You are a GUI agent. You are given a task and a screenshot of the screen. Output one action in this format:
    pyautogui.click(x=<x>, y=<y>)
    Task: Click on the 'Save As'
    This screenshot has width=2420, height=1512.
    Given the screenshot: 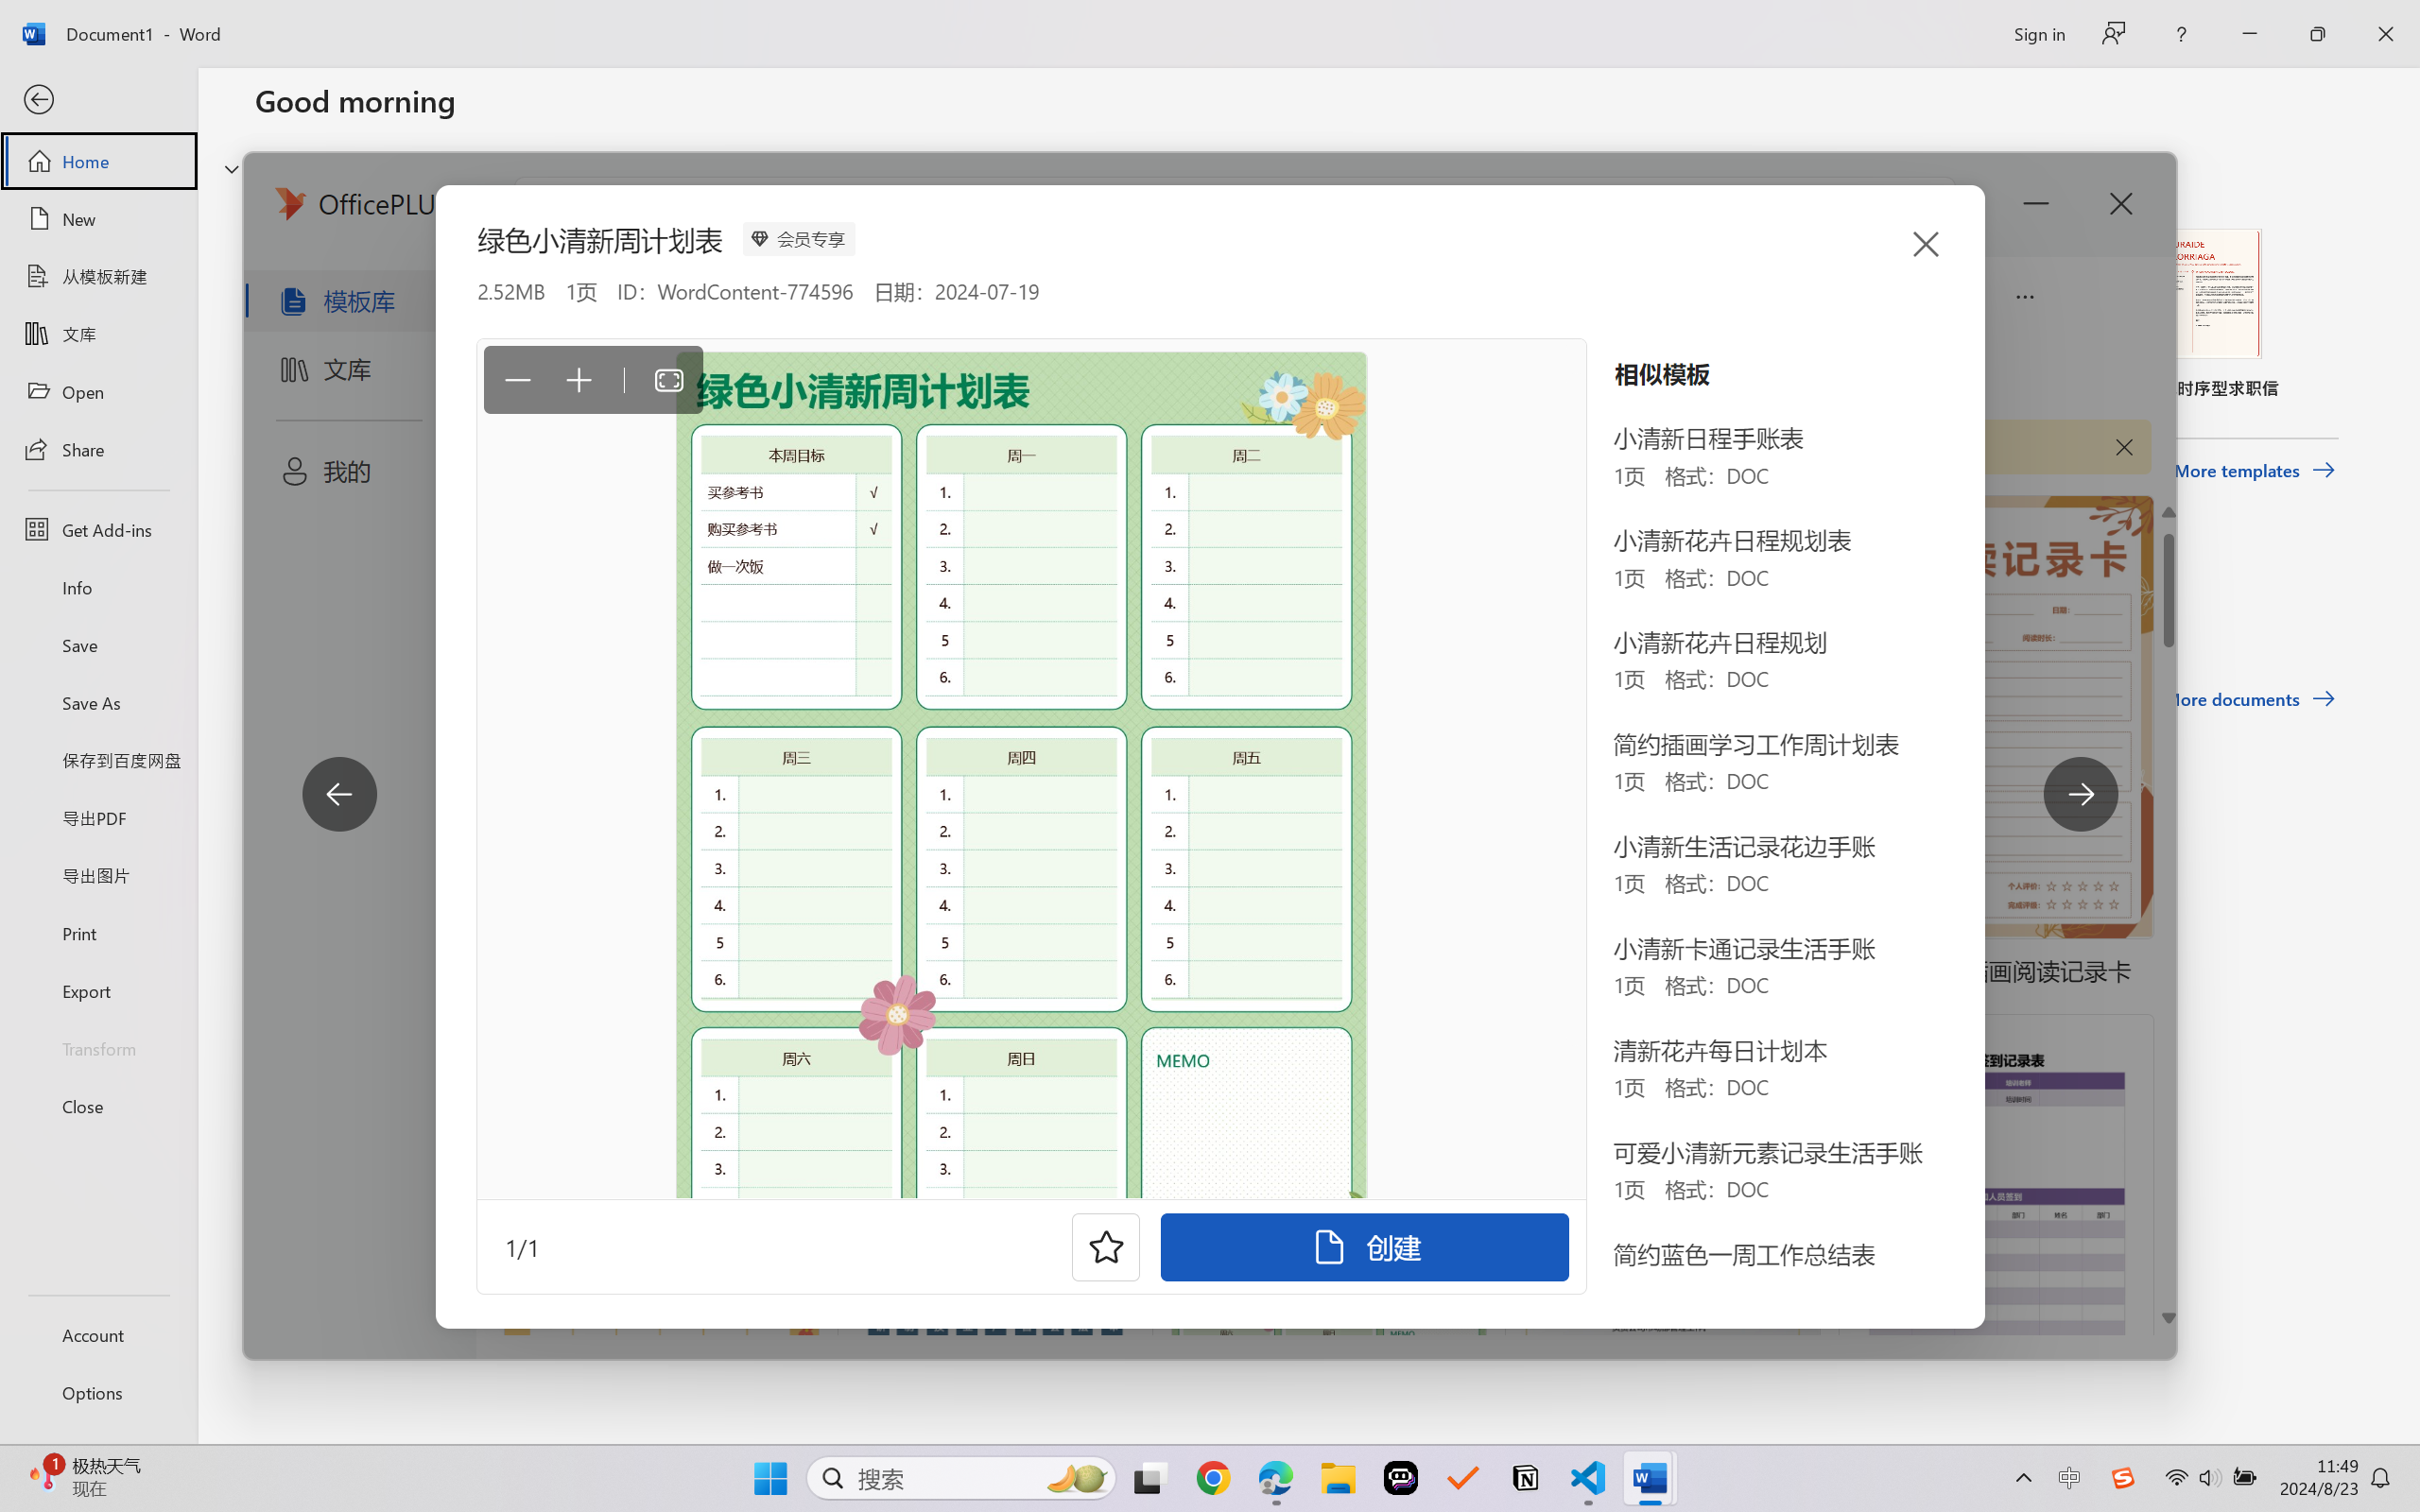 What is the action you would take?
    pyautogui.click(x=97, y=702)
    